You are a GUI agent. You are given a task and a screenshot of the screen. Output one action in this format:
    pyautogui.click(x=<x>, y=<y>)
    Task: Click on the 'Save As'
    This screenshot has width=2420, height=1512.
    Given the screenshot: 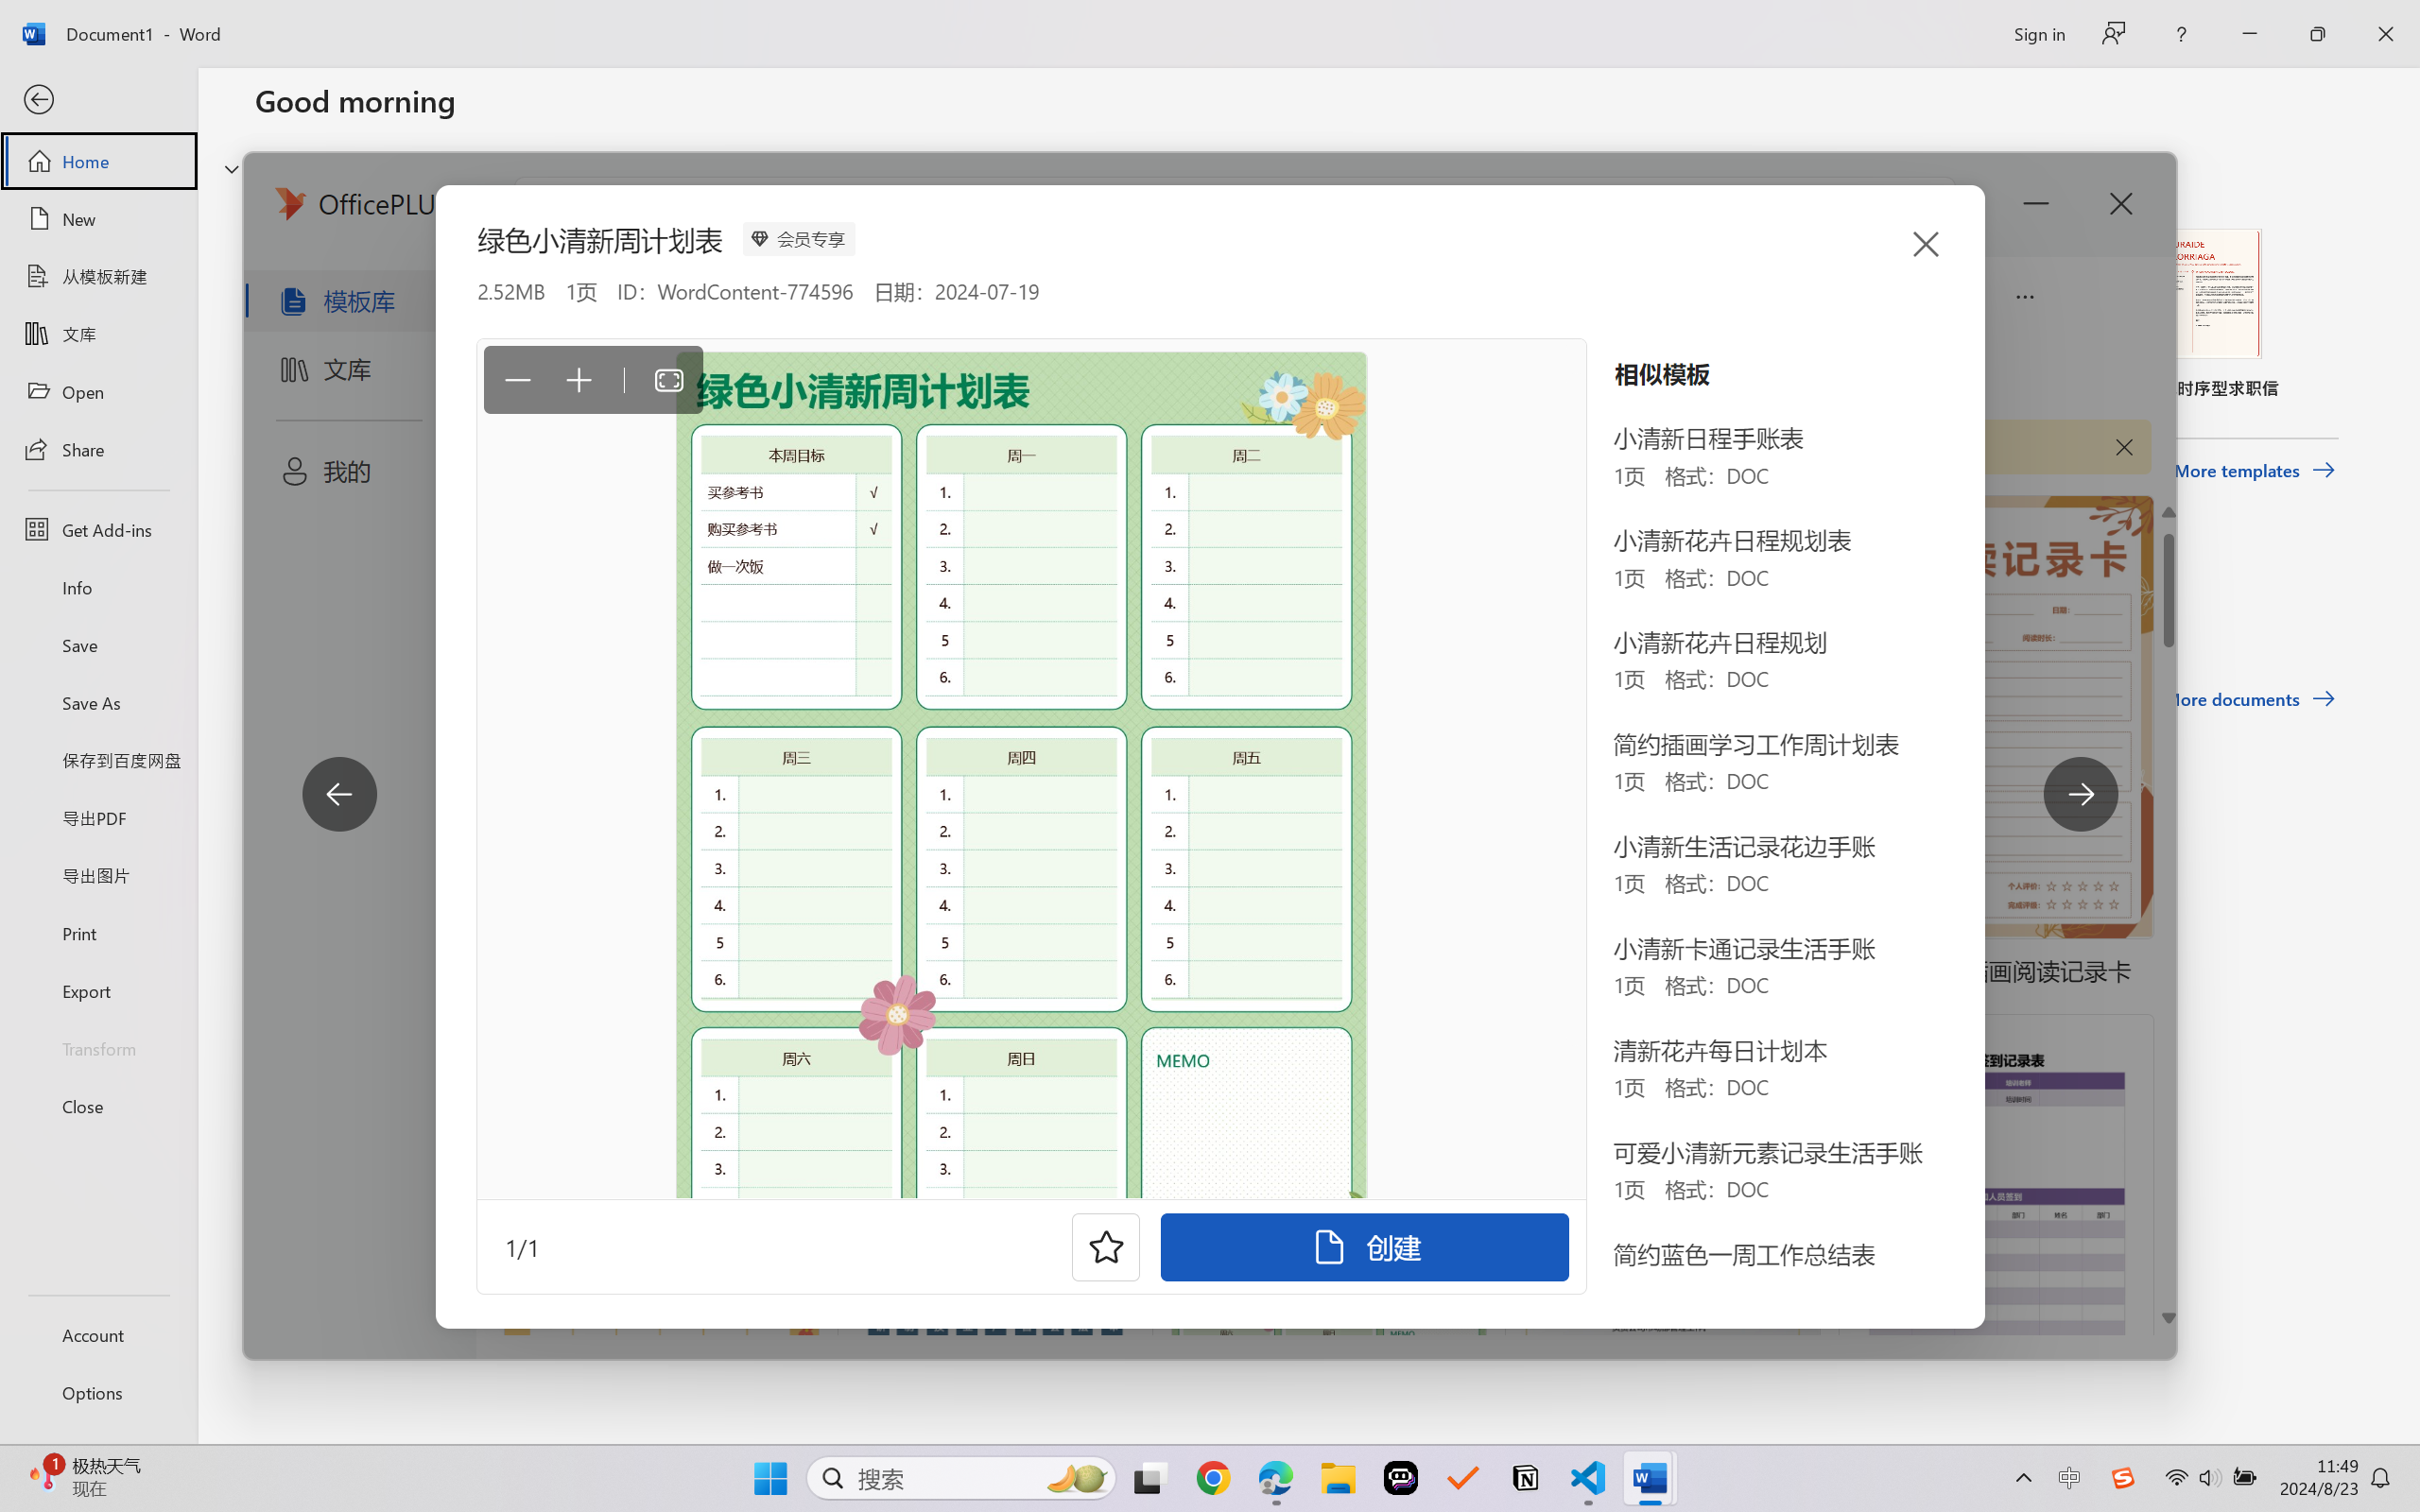 What is the action you would take?
    pyautogui.click(x=97, y=702)
    